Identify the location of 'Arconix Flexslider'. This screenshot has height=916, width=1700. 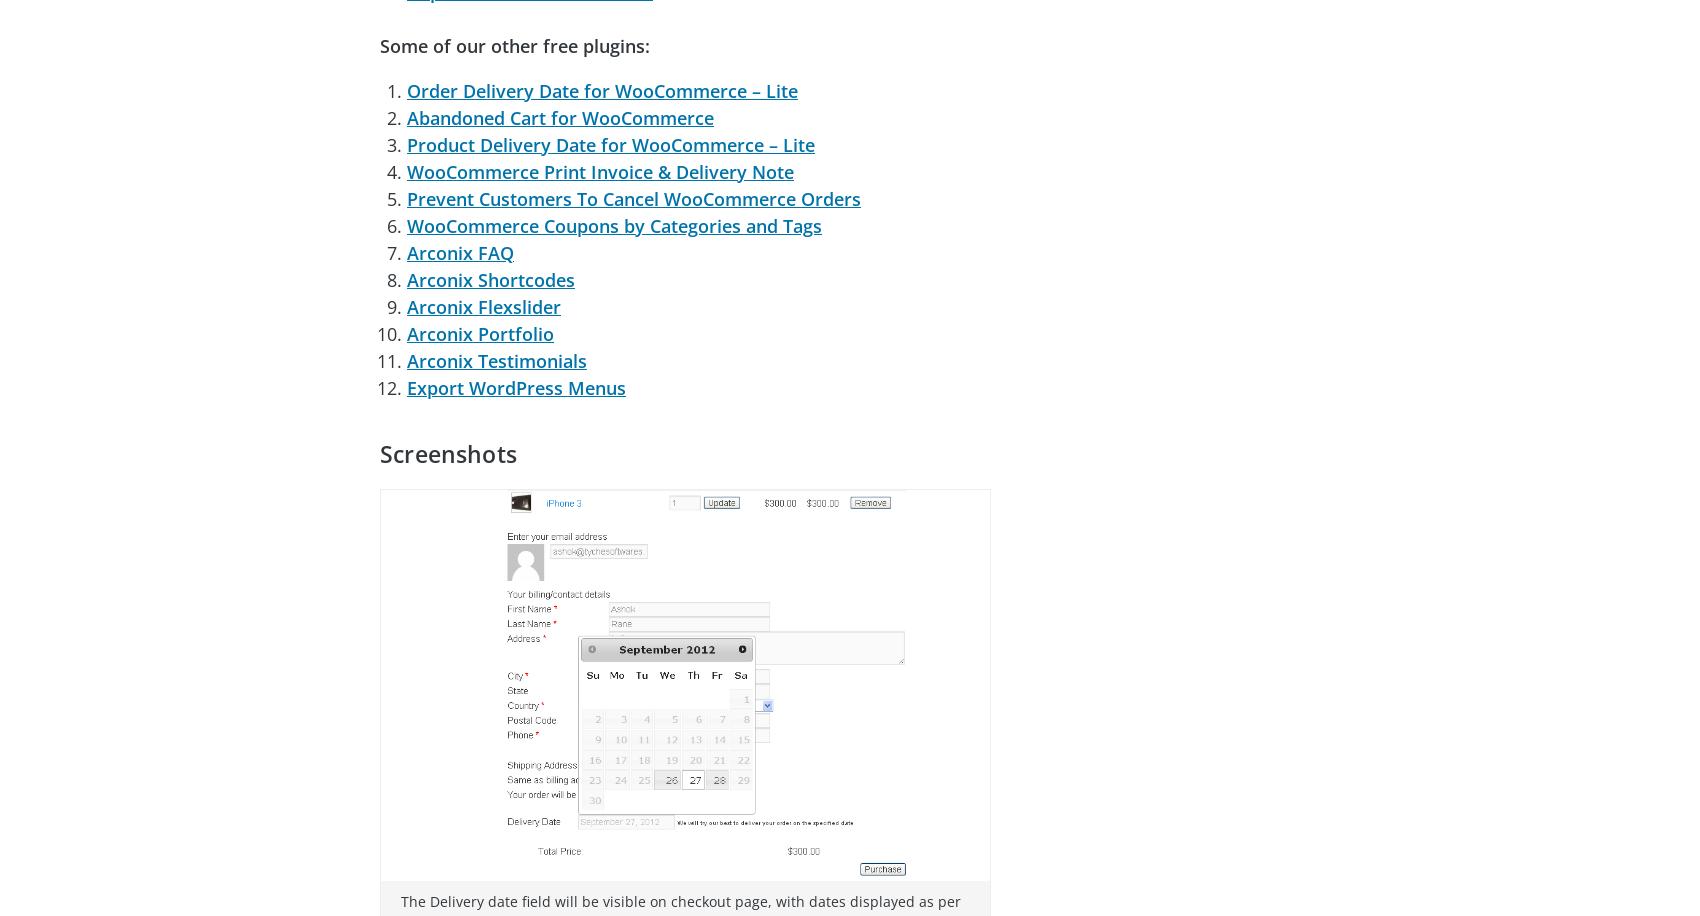
(483, 305).